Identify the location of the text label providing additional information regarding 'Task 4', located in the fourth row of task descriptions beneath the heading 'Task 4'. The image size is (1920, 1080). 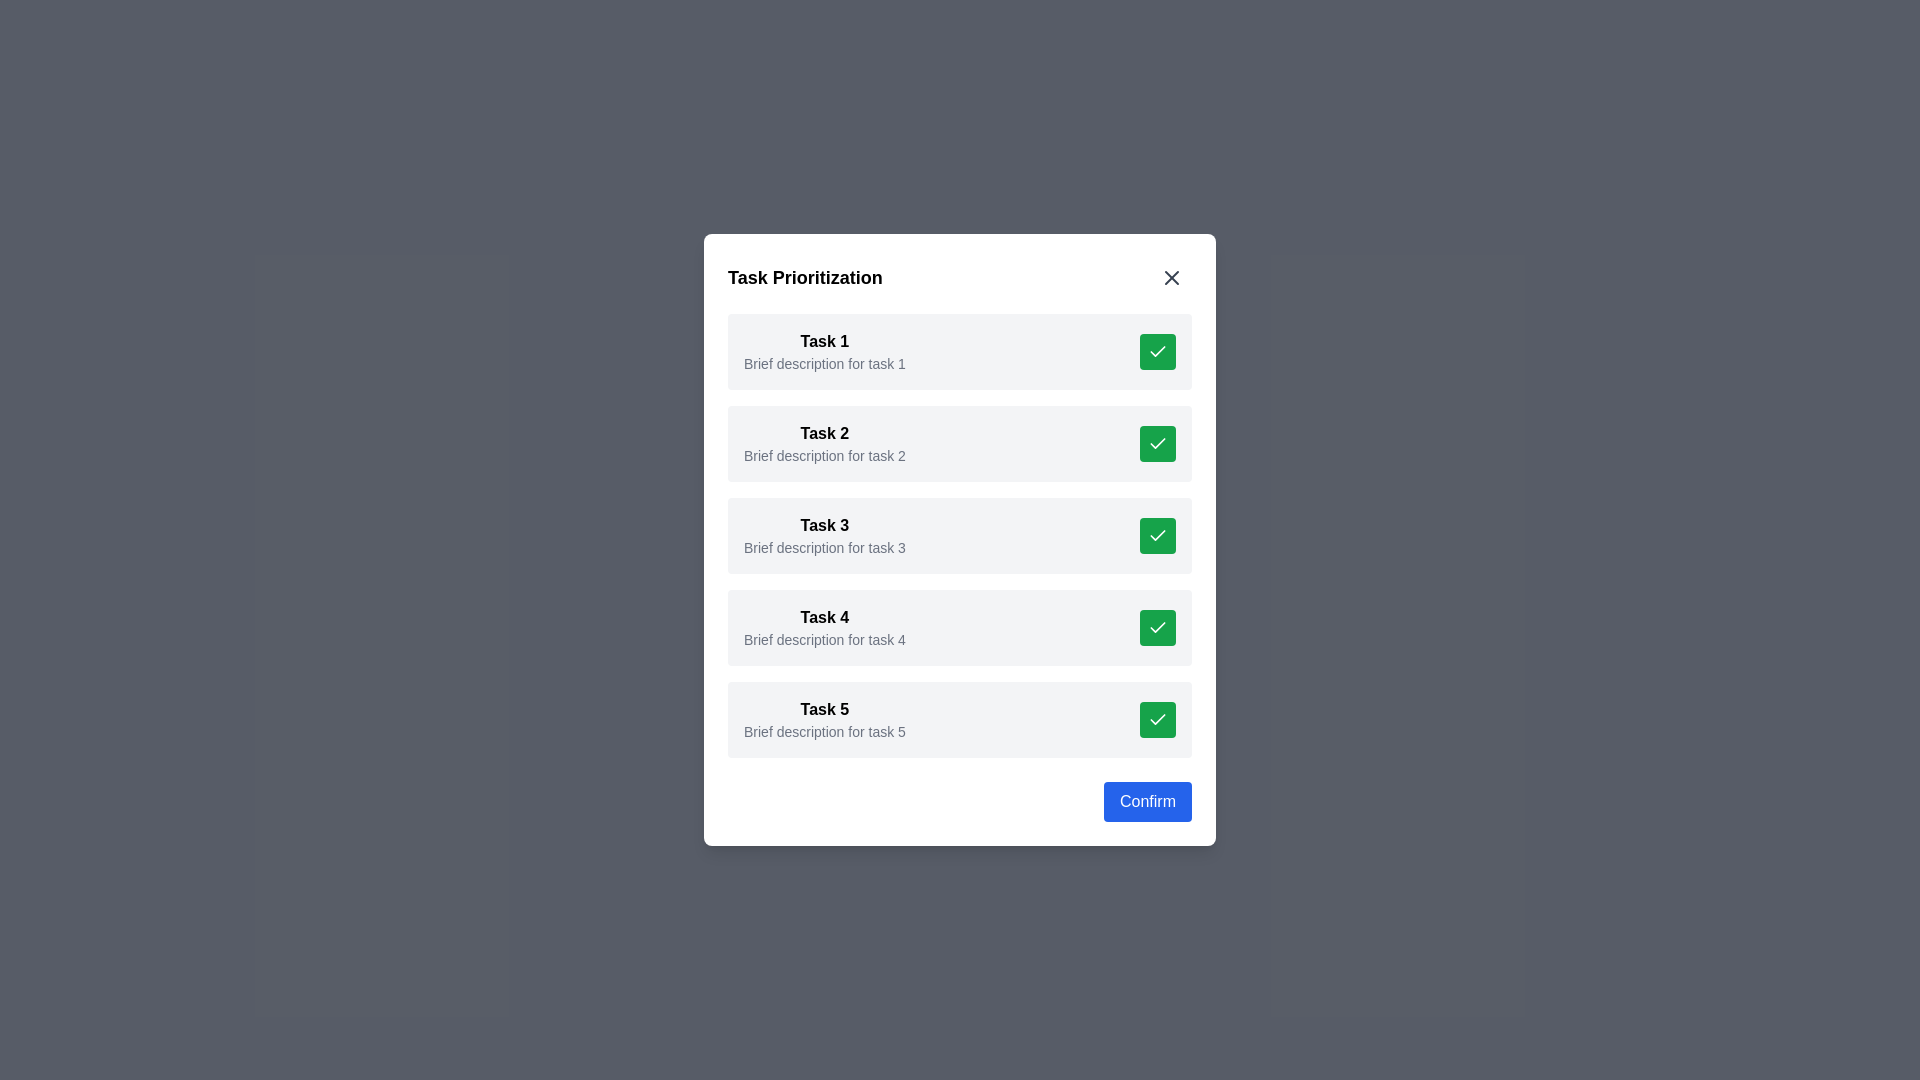
(825, 640).